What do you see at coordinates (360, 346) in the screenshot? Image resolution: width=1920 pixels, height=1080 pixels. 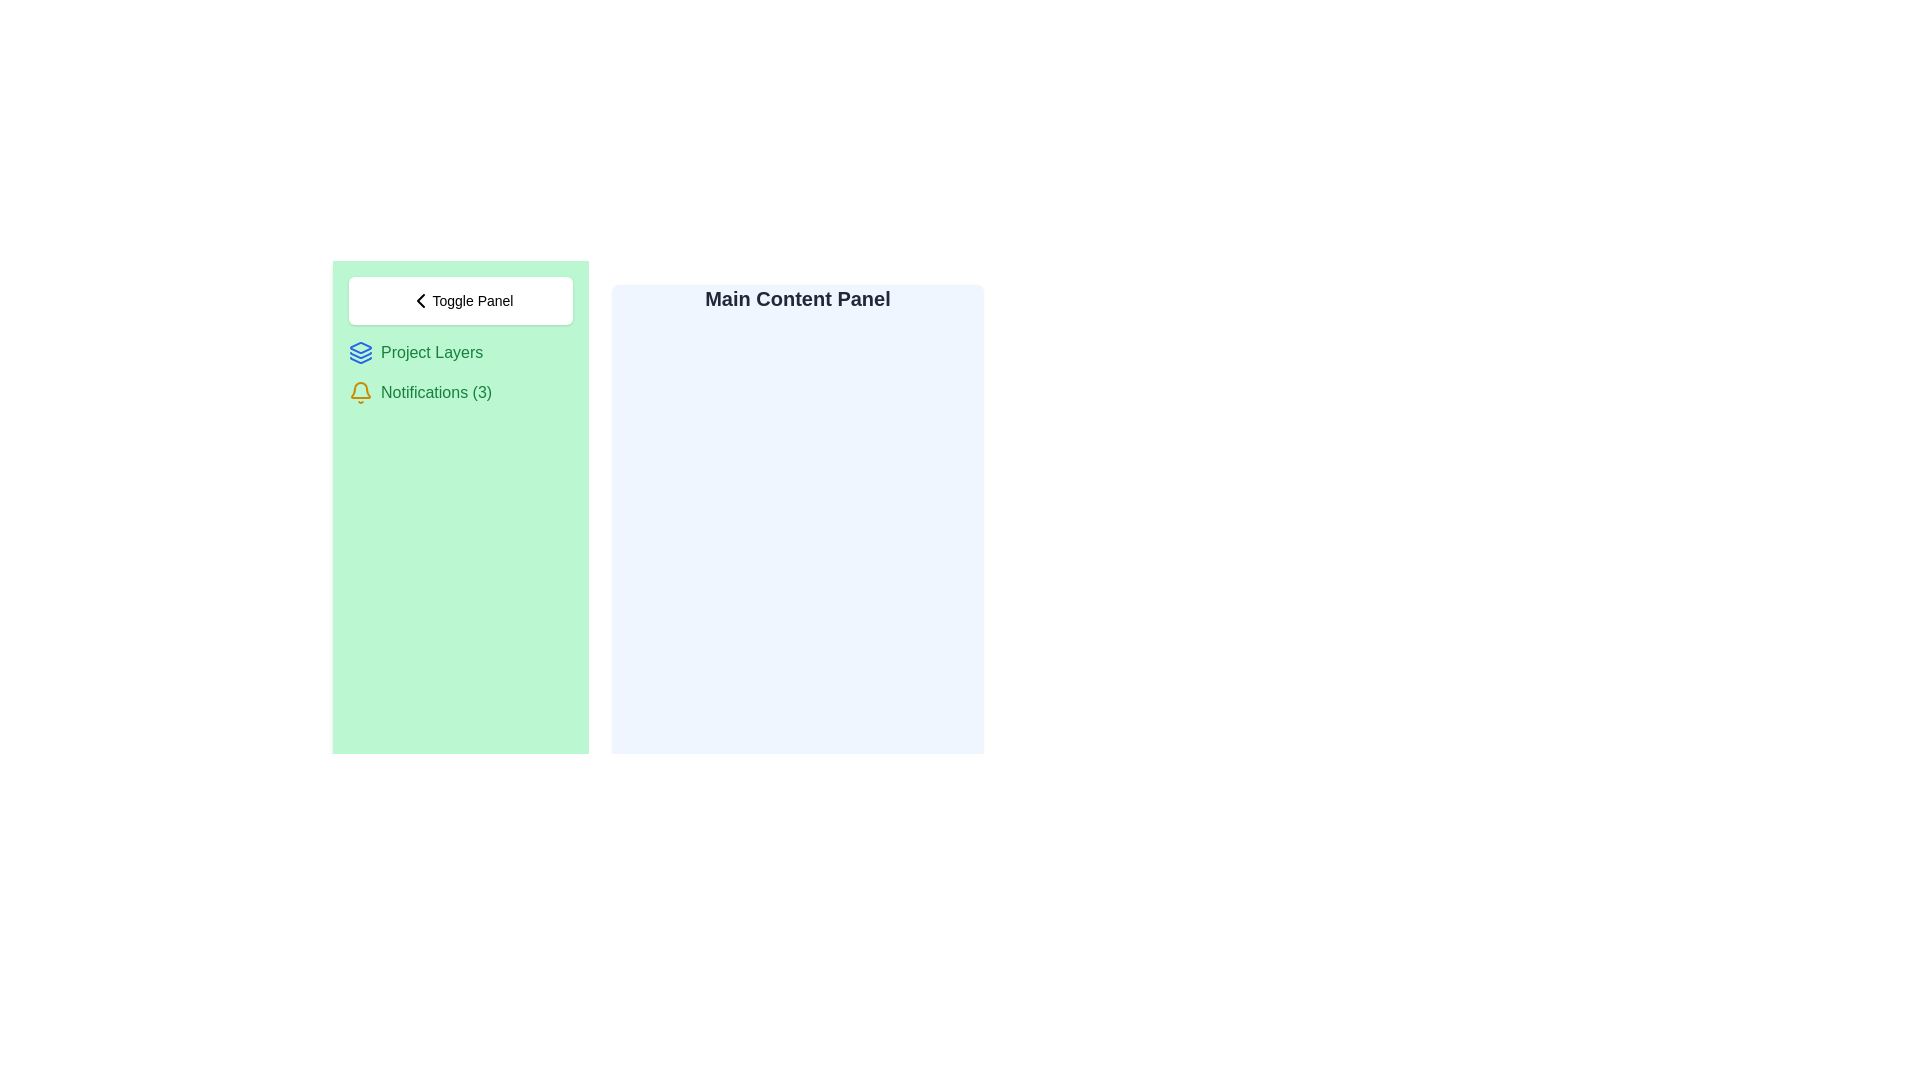 I see `the 'layers' icon, which is the topmost subcomponent in the SVG, located to the left of the 'Project Layers' text label` at bounding box center [360, 346].